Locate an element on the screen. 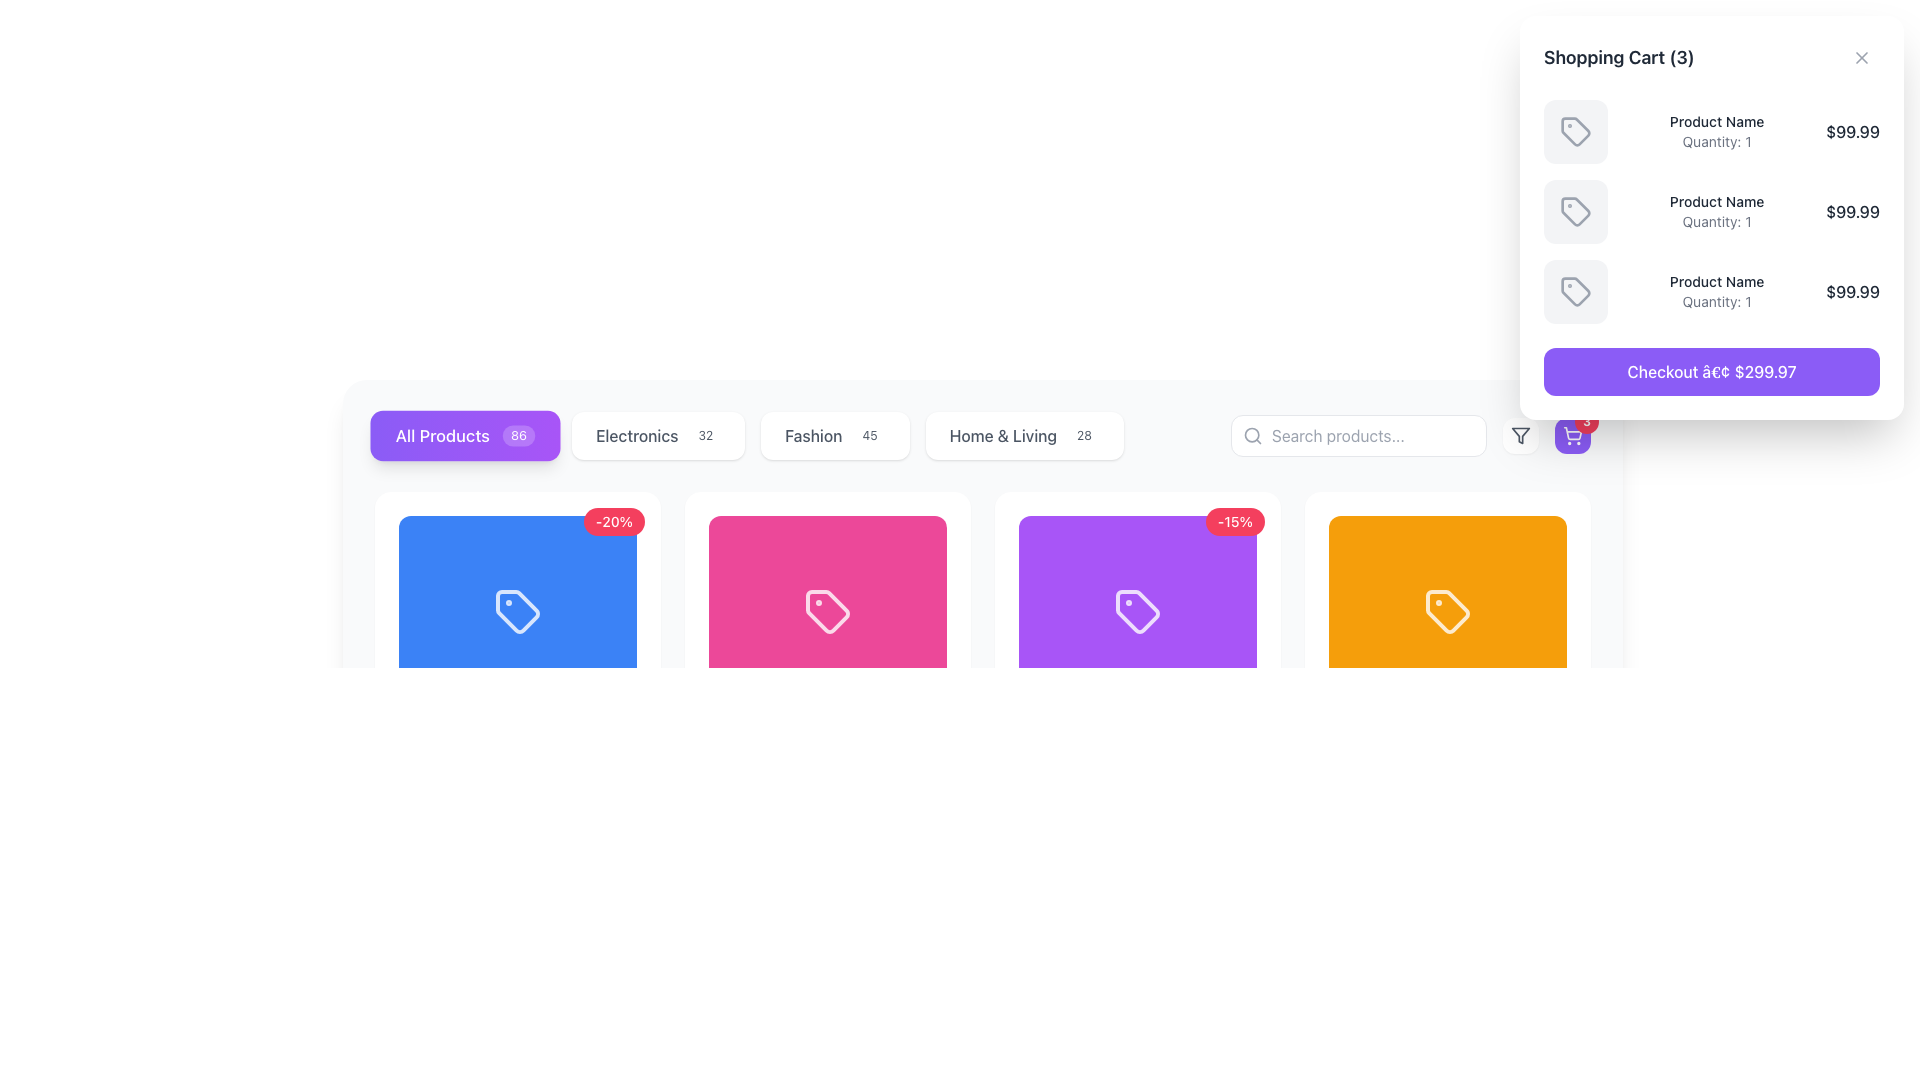 Image resolution: width=1920 pixels, height=1080 pixels. the shopping item category icon located at the top-right corner of the shopping cart dropdown interface is located at coordinates (1574, 131).